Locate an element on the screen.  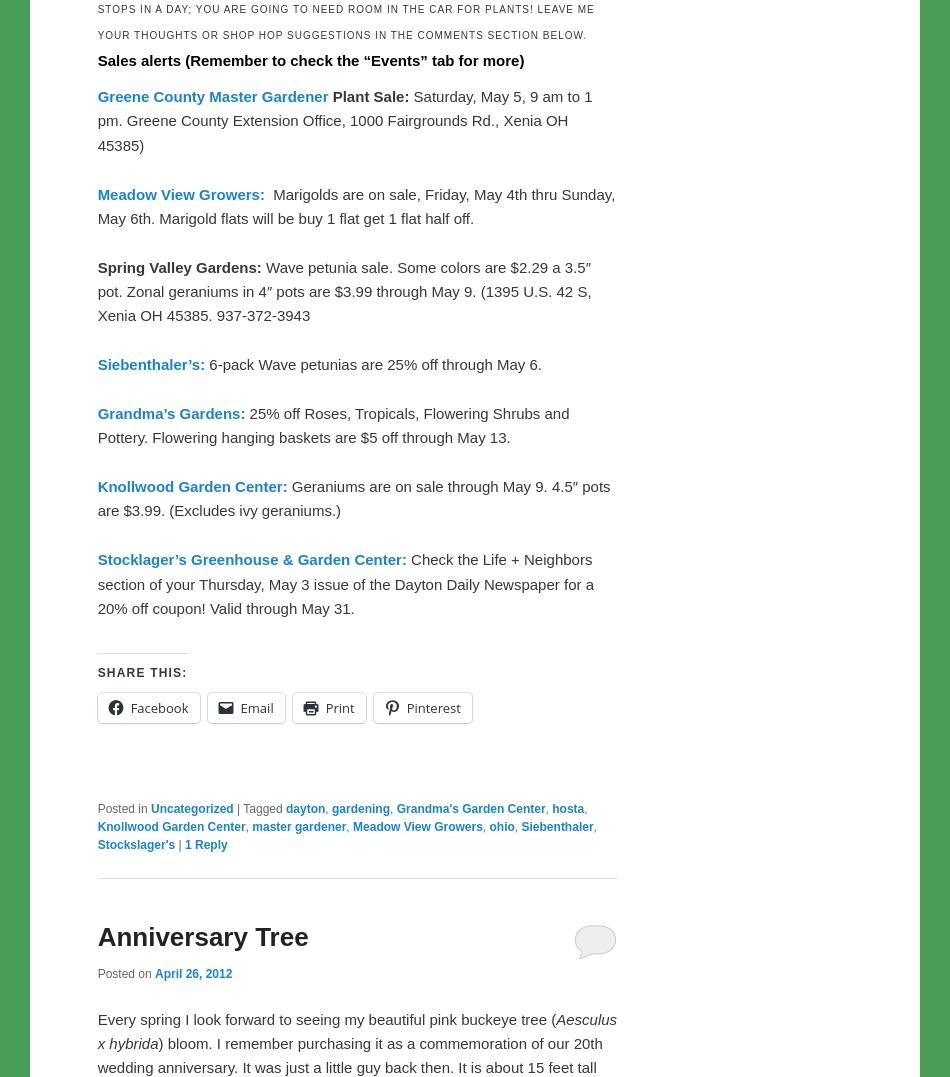
'Plant Sale:' is located at coordinates (369, 95).